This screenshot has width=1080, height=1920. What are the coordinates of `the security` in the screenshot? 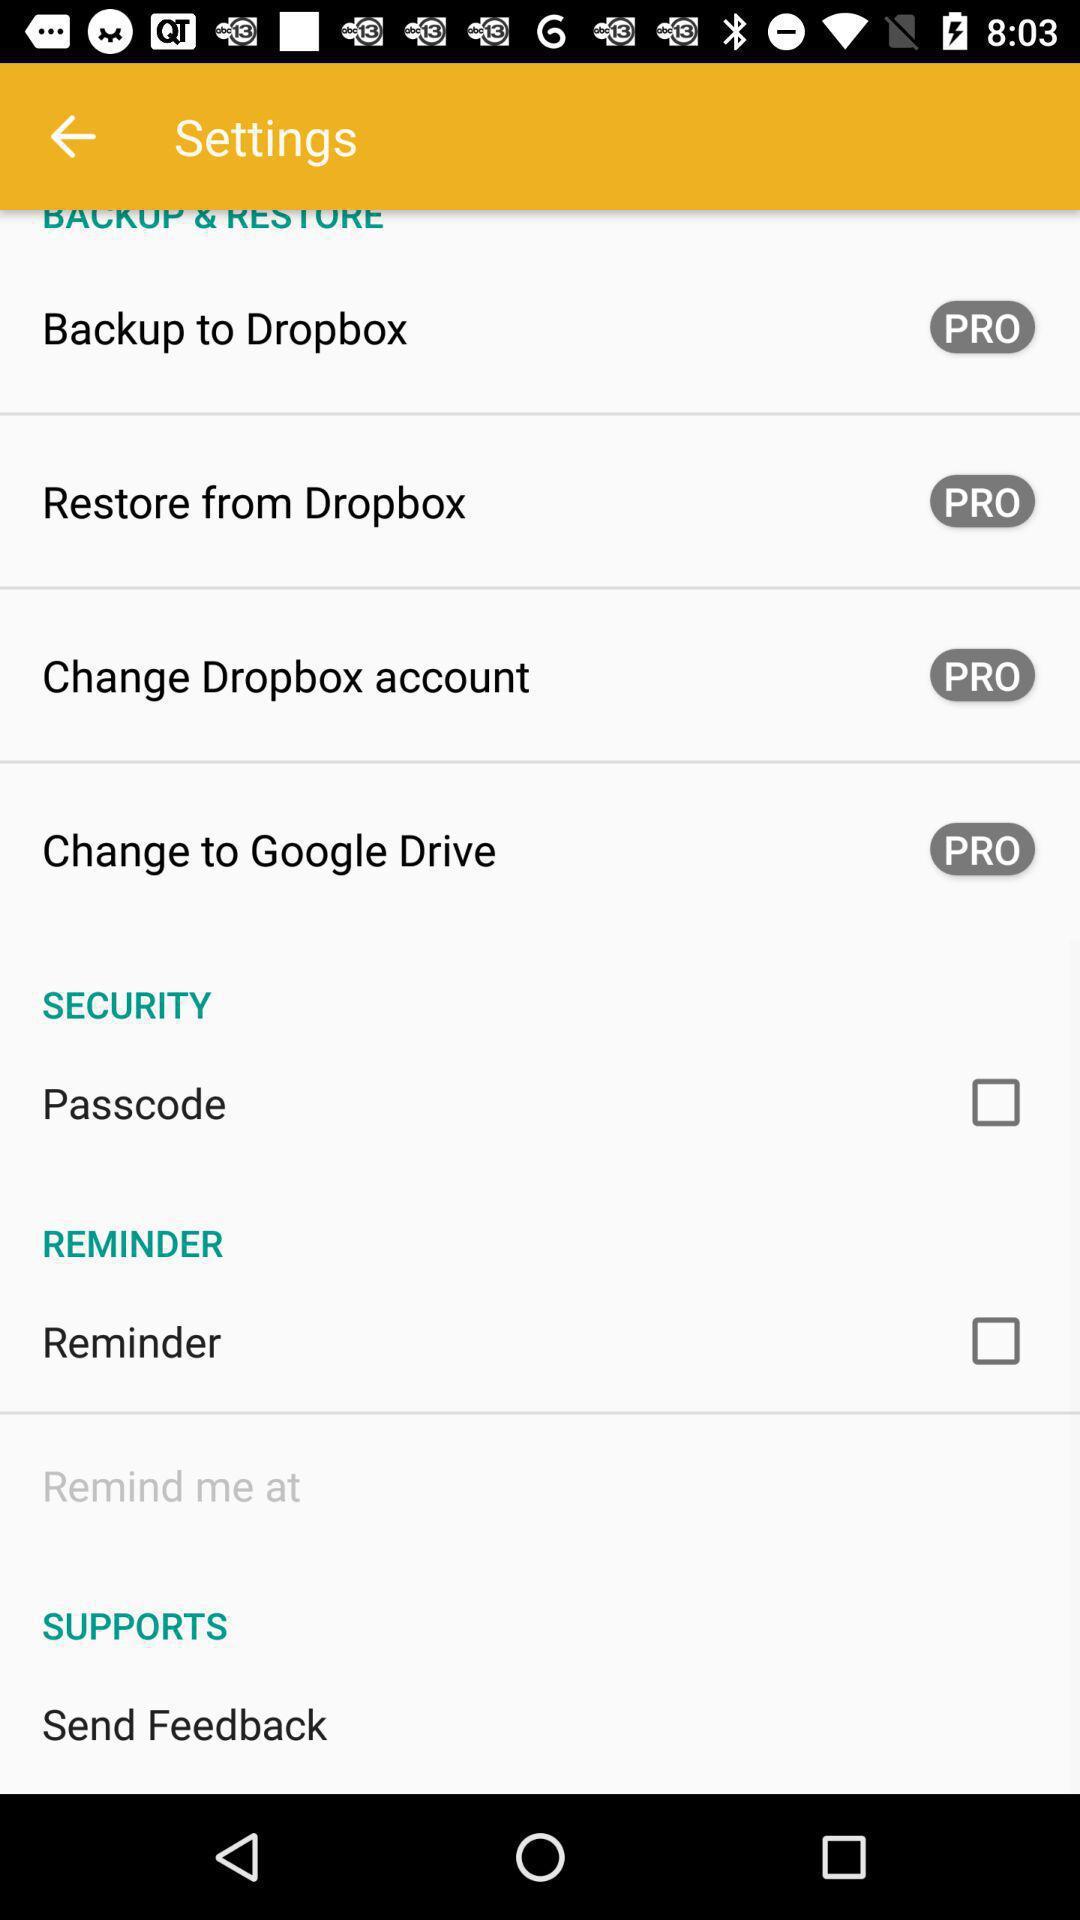 It's located at (540, 983).